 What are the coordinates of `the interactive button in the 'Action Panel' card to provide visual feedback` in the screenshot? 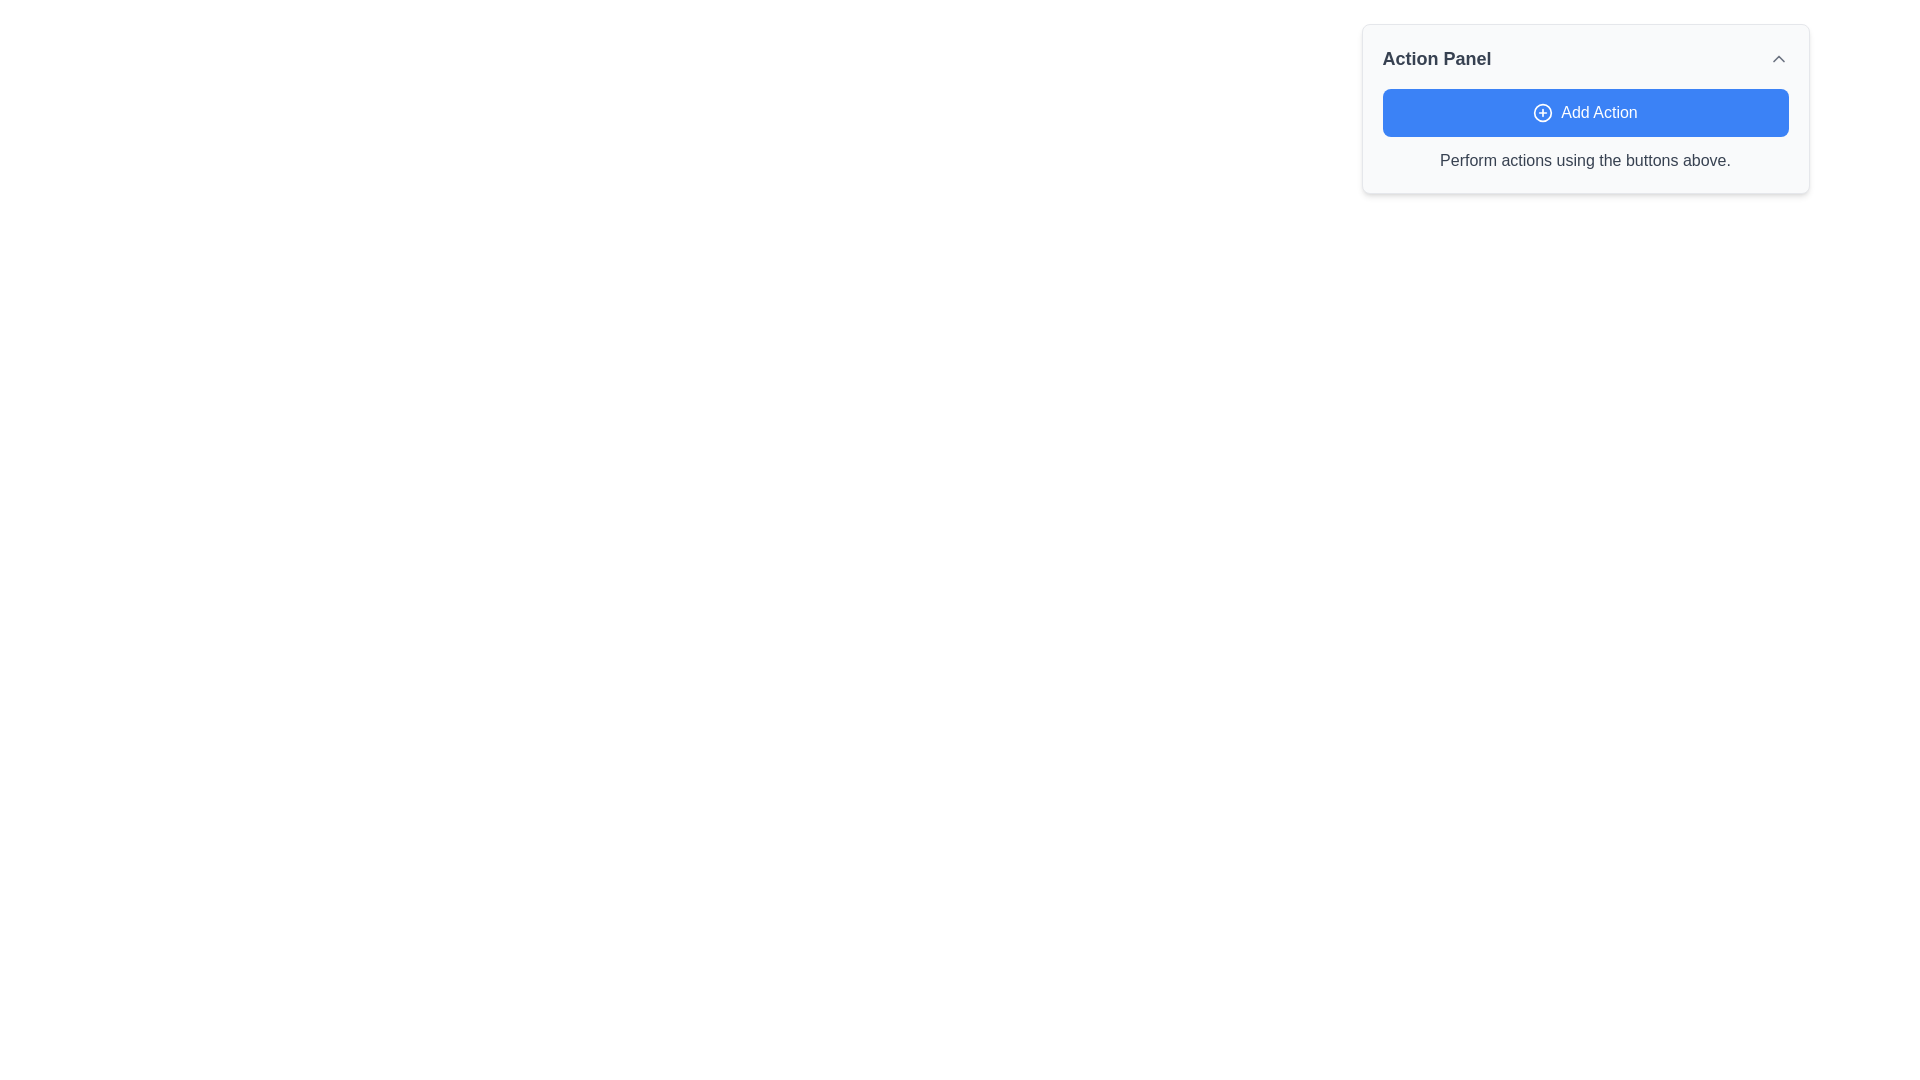 It's located at (1584, 131).